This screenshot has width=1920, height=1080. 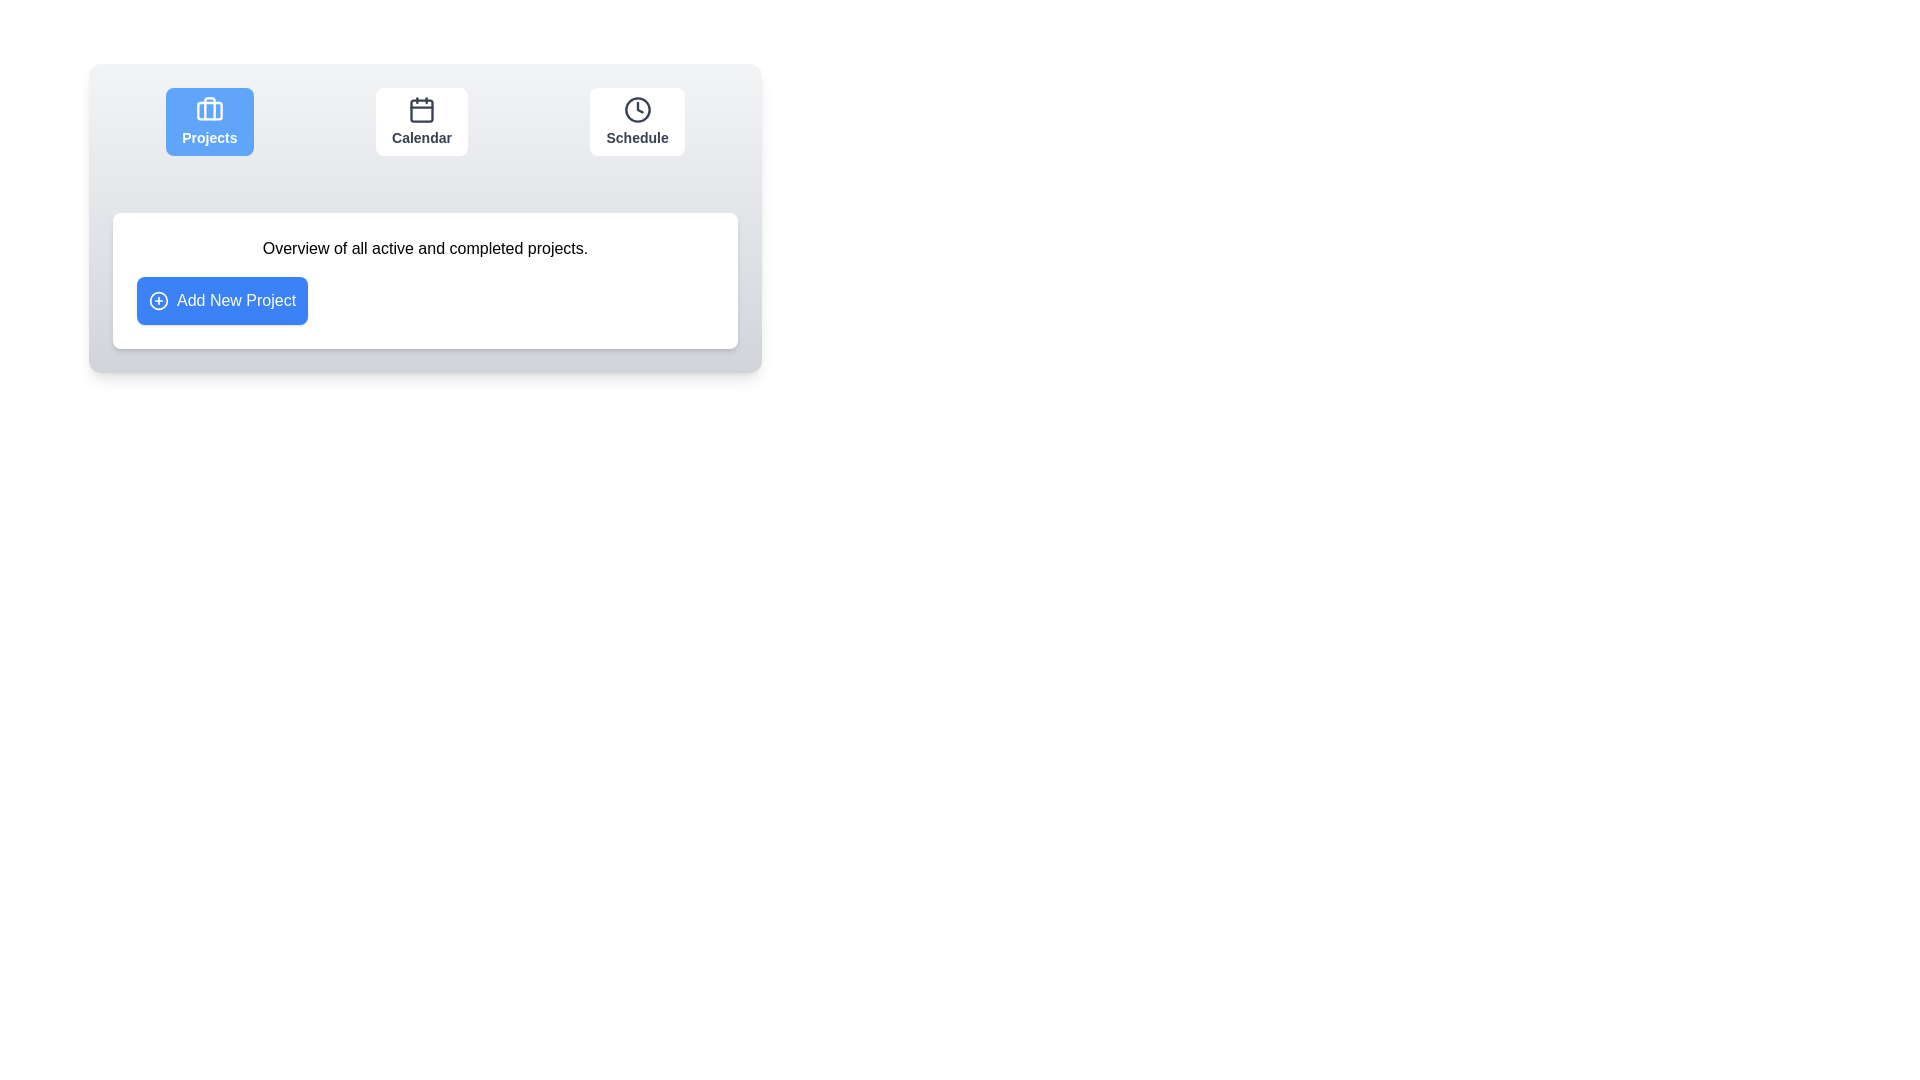 I want to click on the Calendar tab by clicking its icon, so click(x=421, y=122).